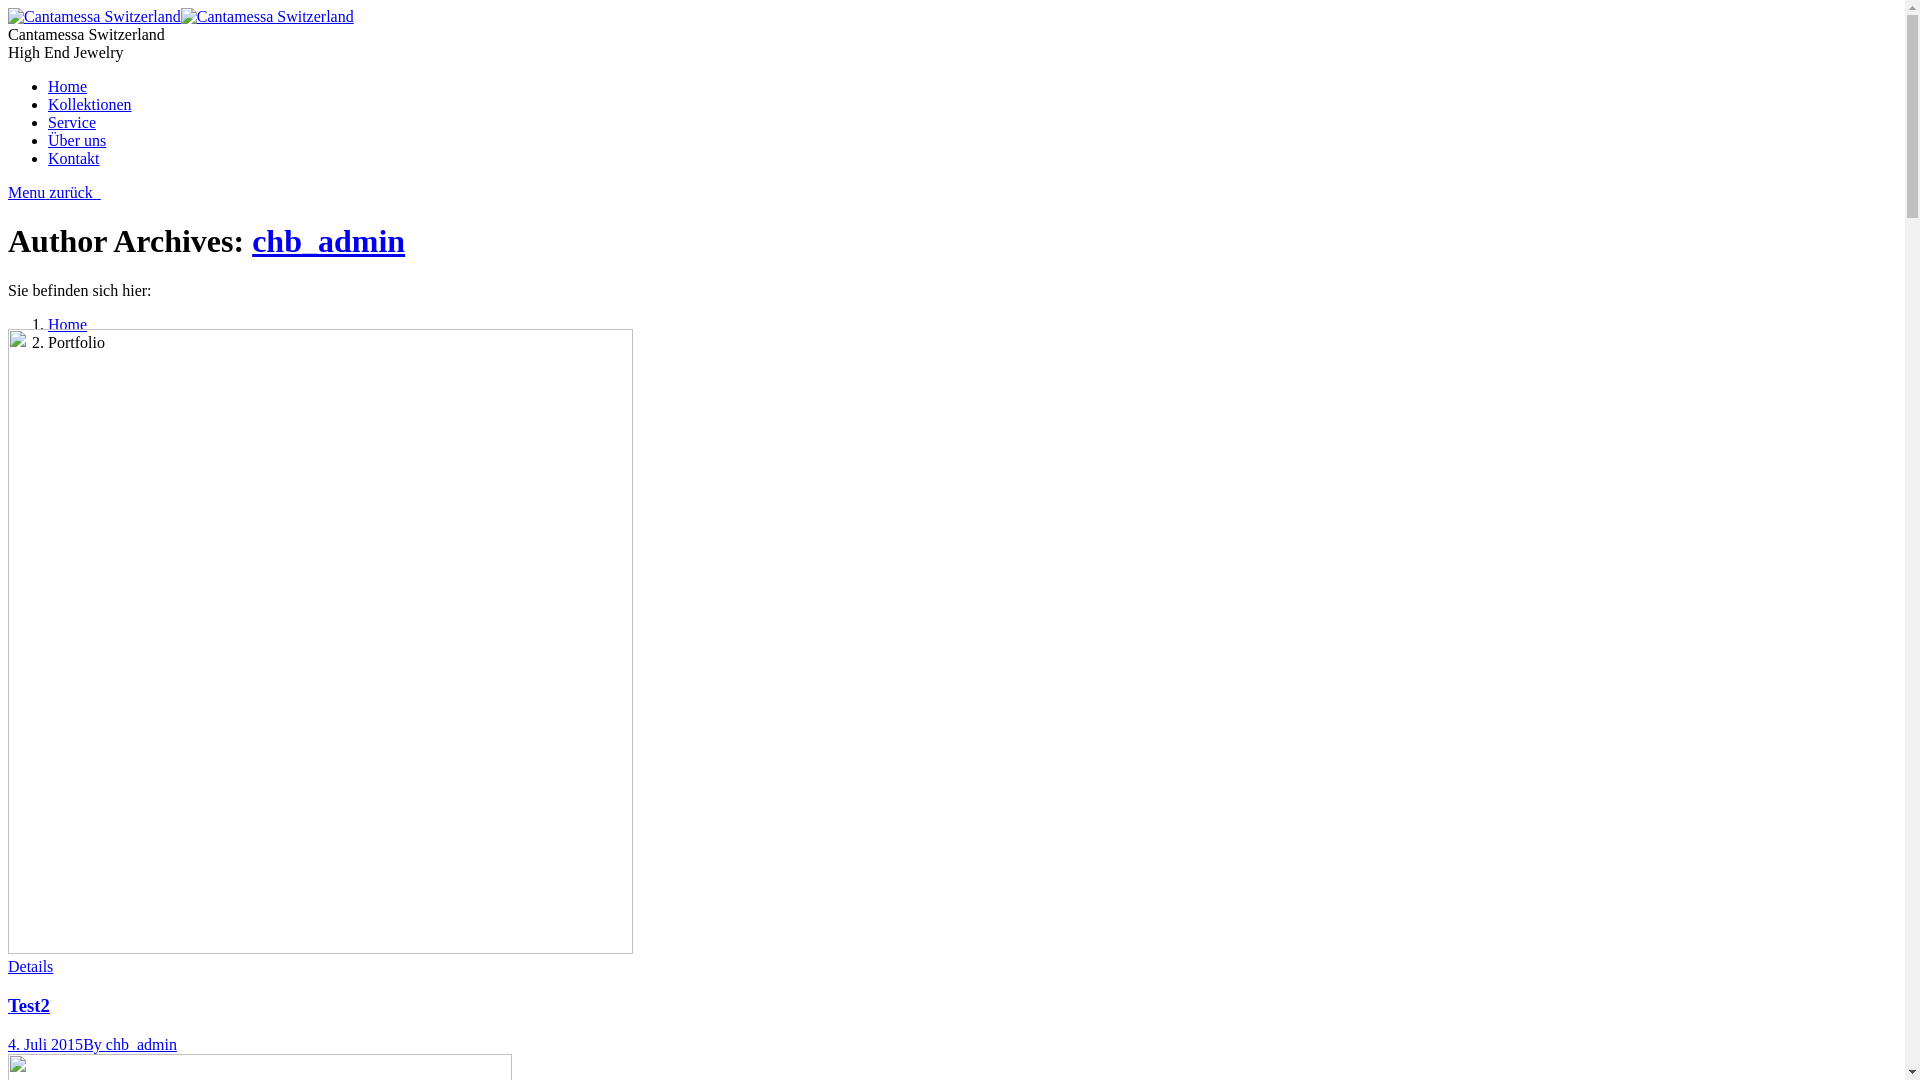  Describe the element at coordinates (81, 1043) in the screenshot. I see `'By chb_admin'` at that location.